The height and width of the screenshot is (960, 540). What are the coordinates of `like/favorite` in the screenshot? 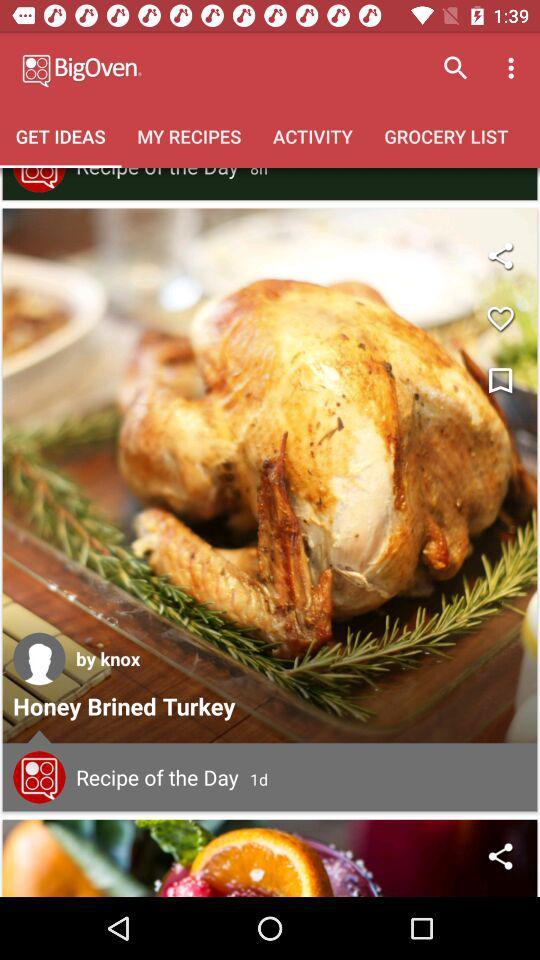 It's located at (499, 318).